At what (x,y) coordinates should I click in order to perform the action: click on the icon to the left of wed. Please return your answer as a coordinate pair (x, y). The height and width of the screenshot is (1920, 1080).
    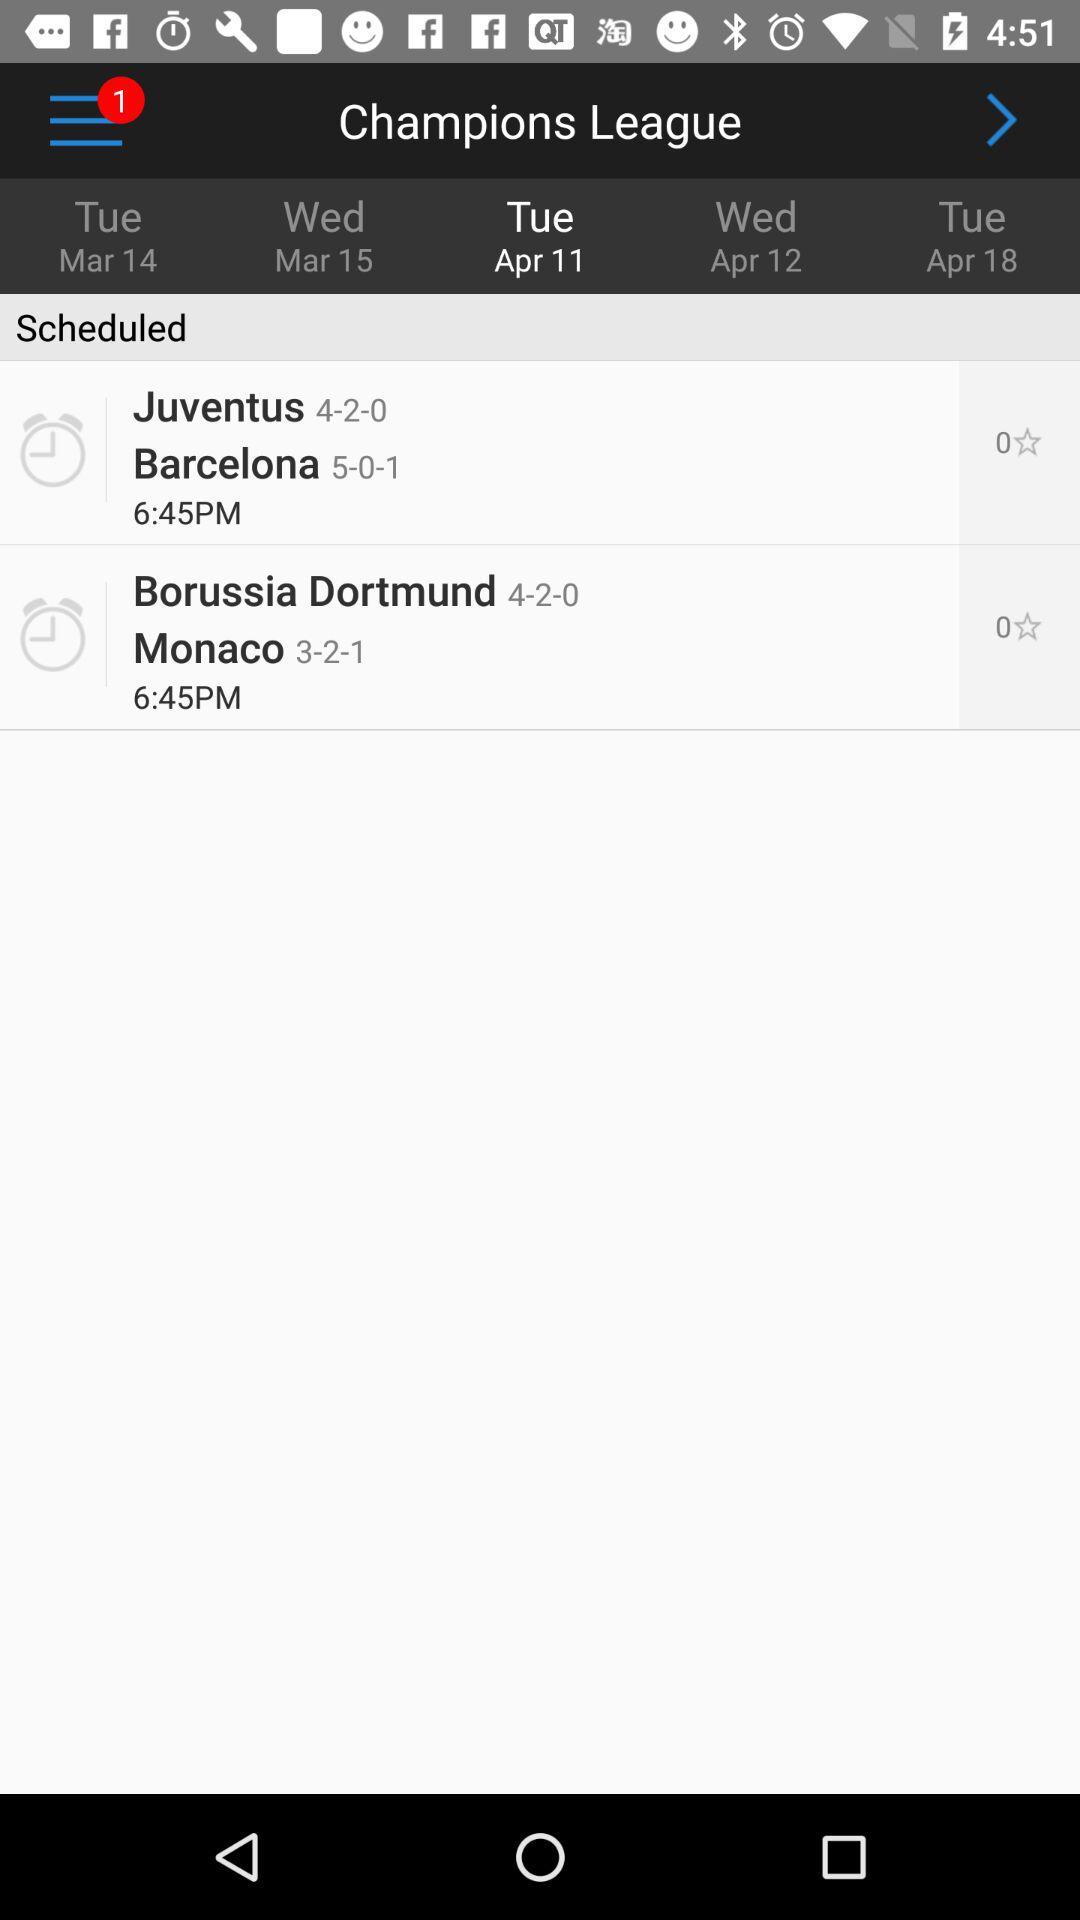
    Looking at the image, I should click on (85, 119).